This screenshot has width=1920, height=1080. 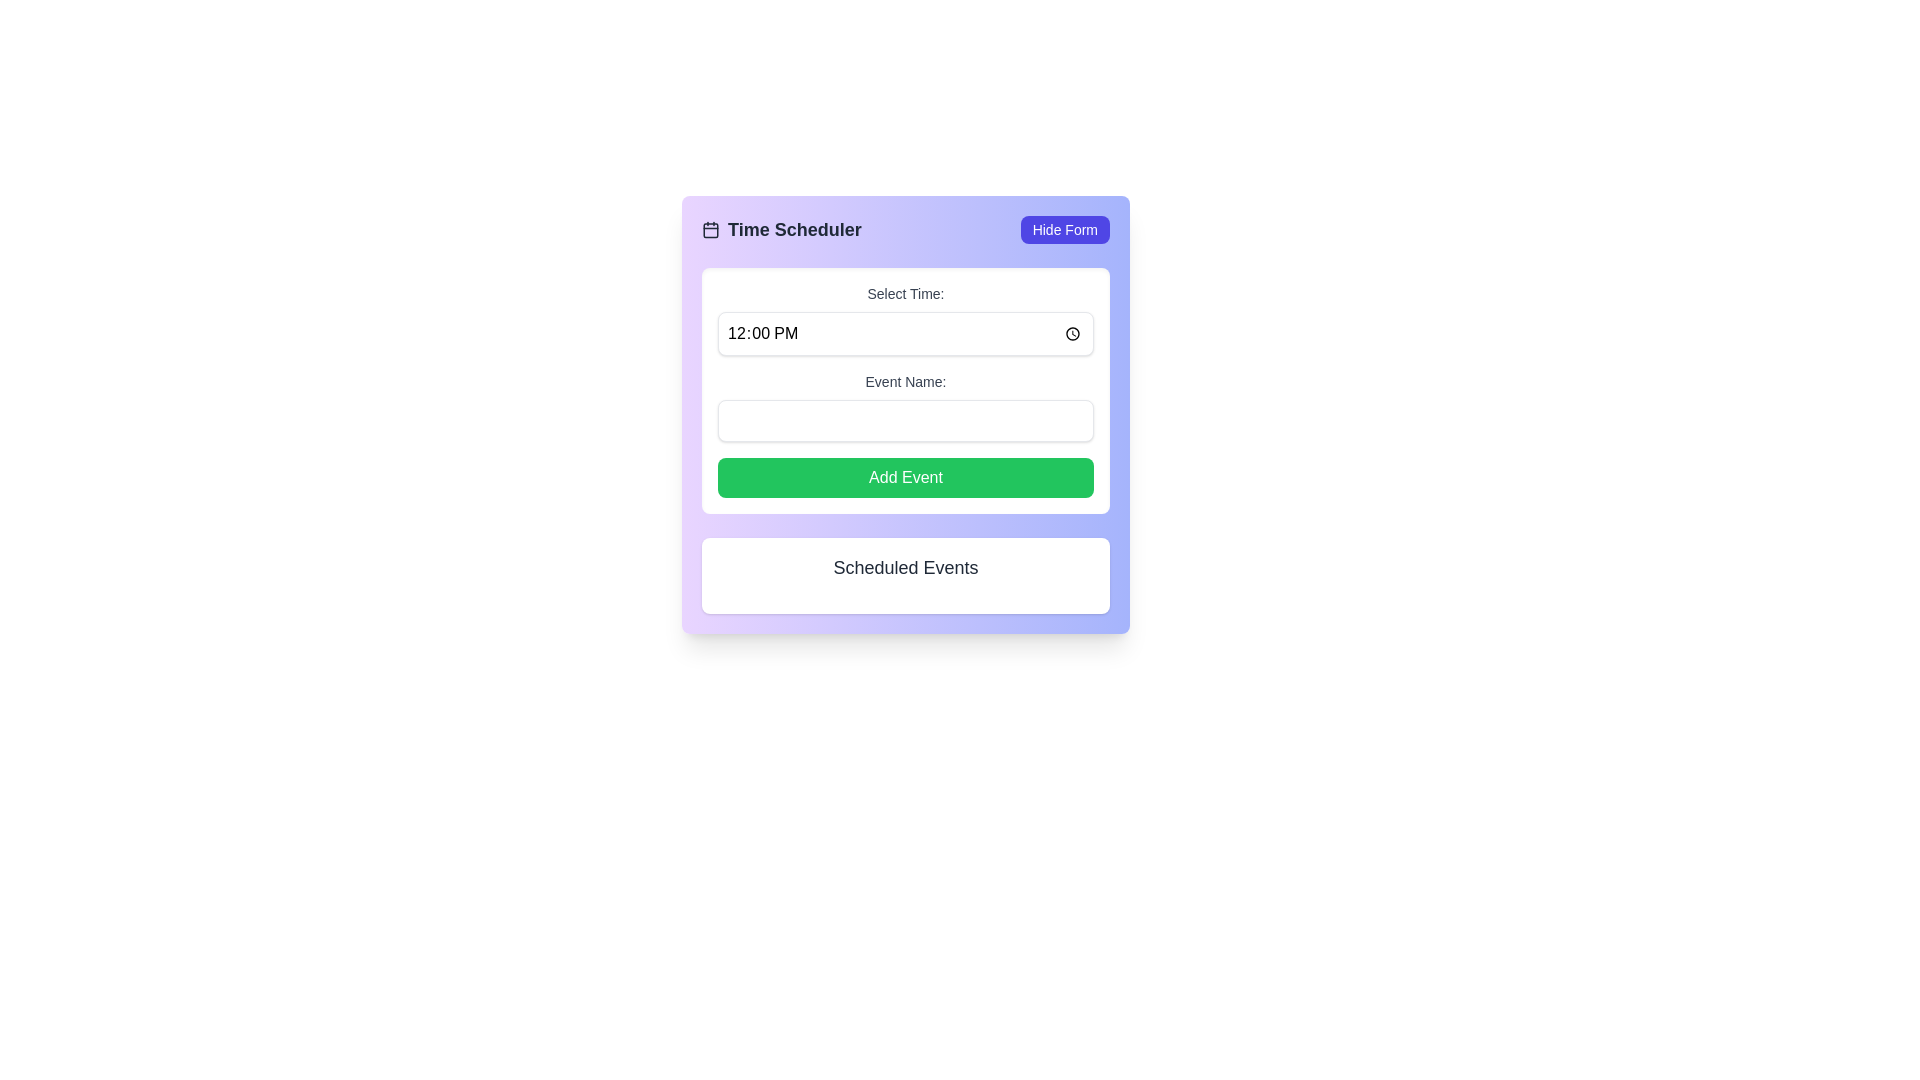 What do you see at coordinates (710, 229) in the screenshot?
I see `the appearance of the scheduling icon located to the immediate left of the bold text 'Time Scheduler' within the header of the card UI` at bounding box center [710, 229].